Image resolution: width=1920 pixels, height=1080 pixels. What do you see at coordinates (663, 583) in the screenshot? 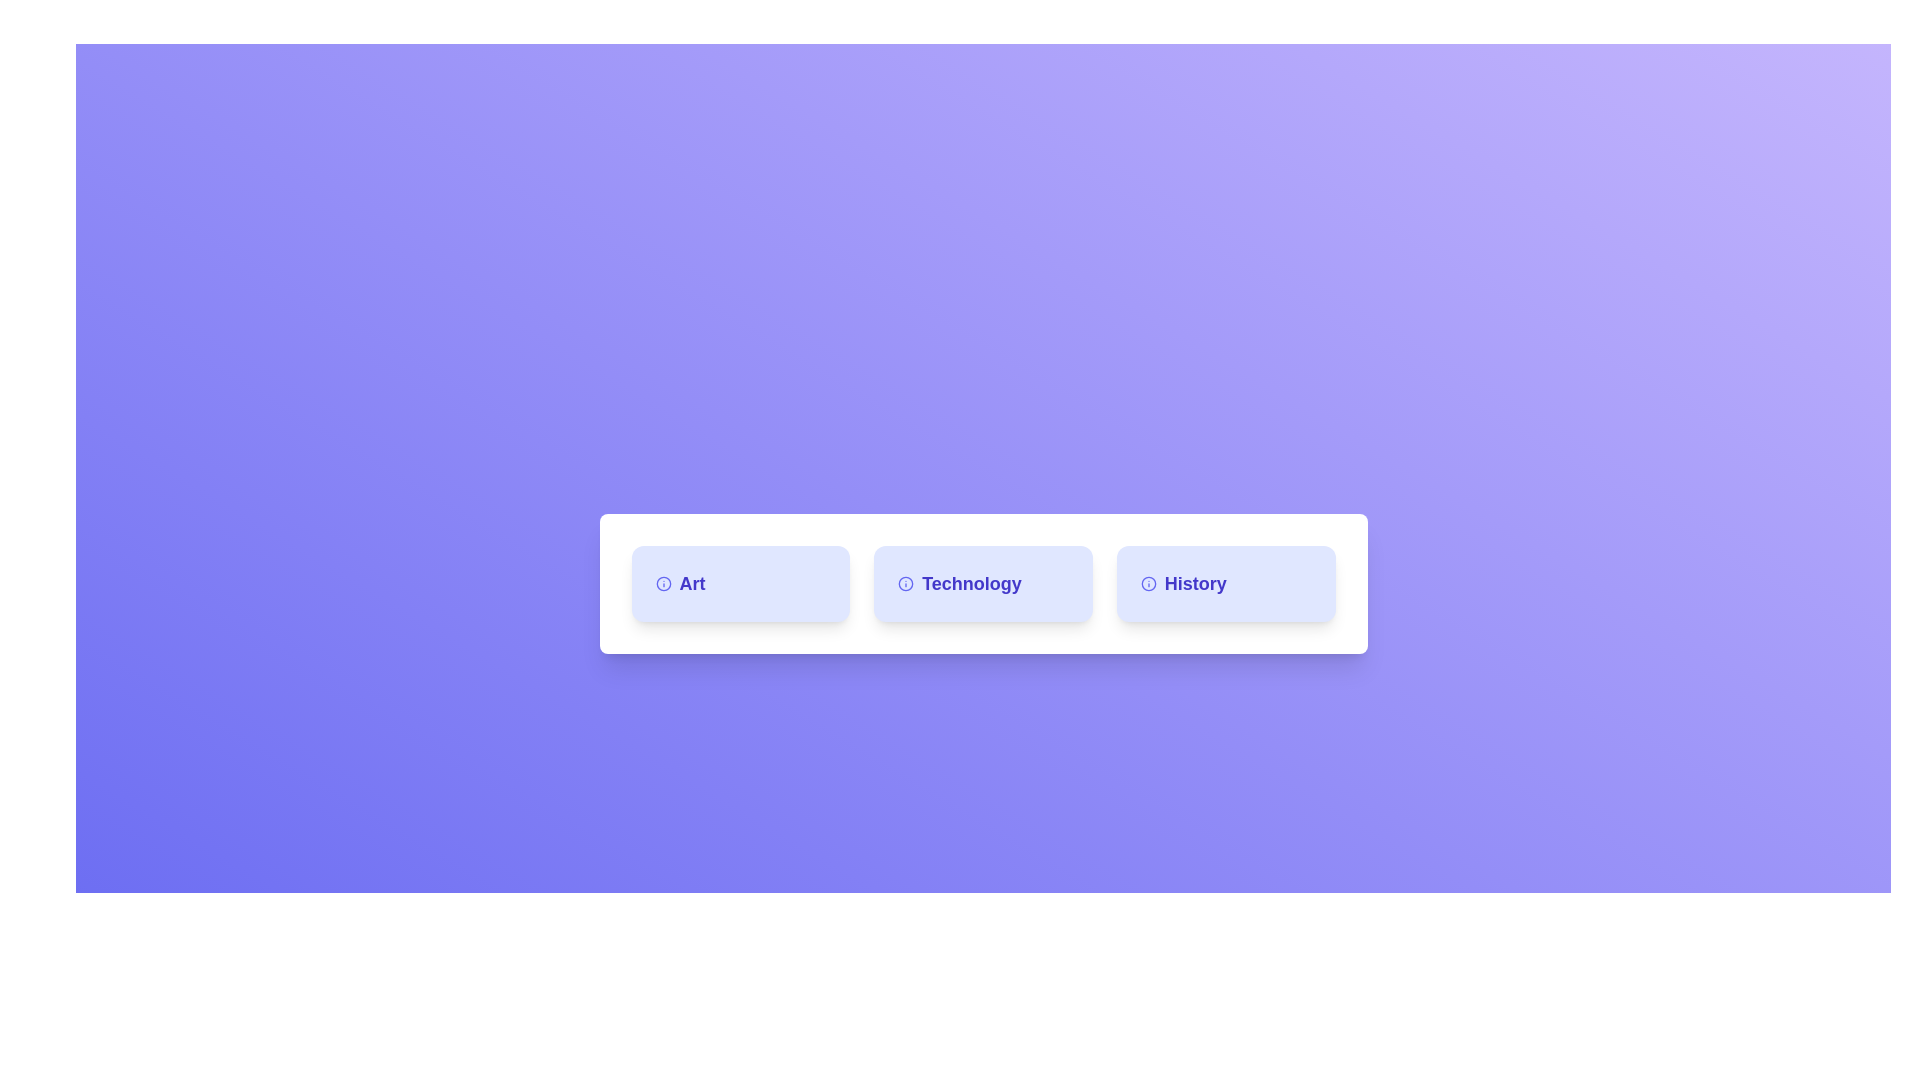
I see `the circular blue outlined SVG icon with a white interior and 'i' symbol, located to the left of the text 'Art'` at bounding box center [663, 583].